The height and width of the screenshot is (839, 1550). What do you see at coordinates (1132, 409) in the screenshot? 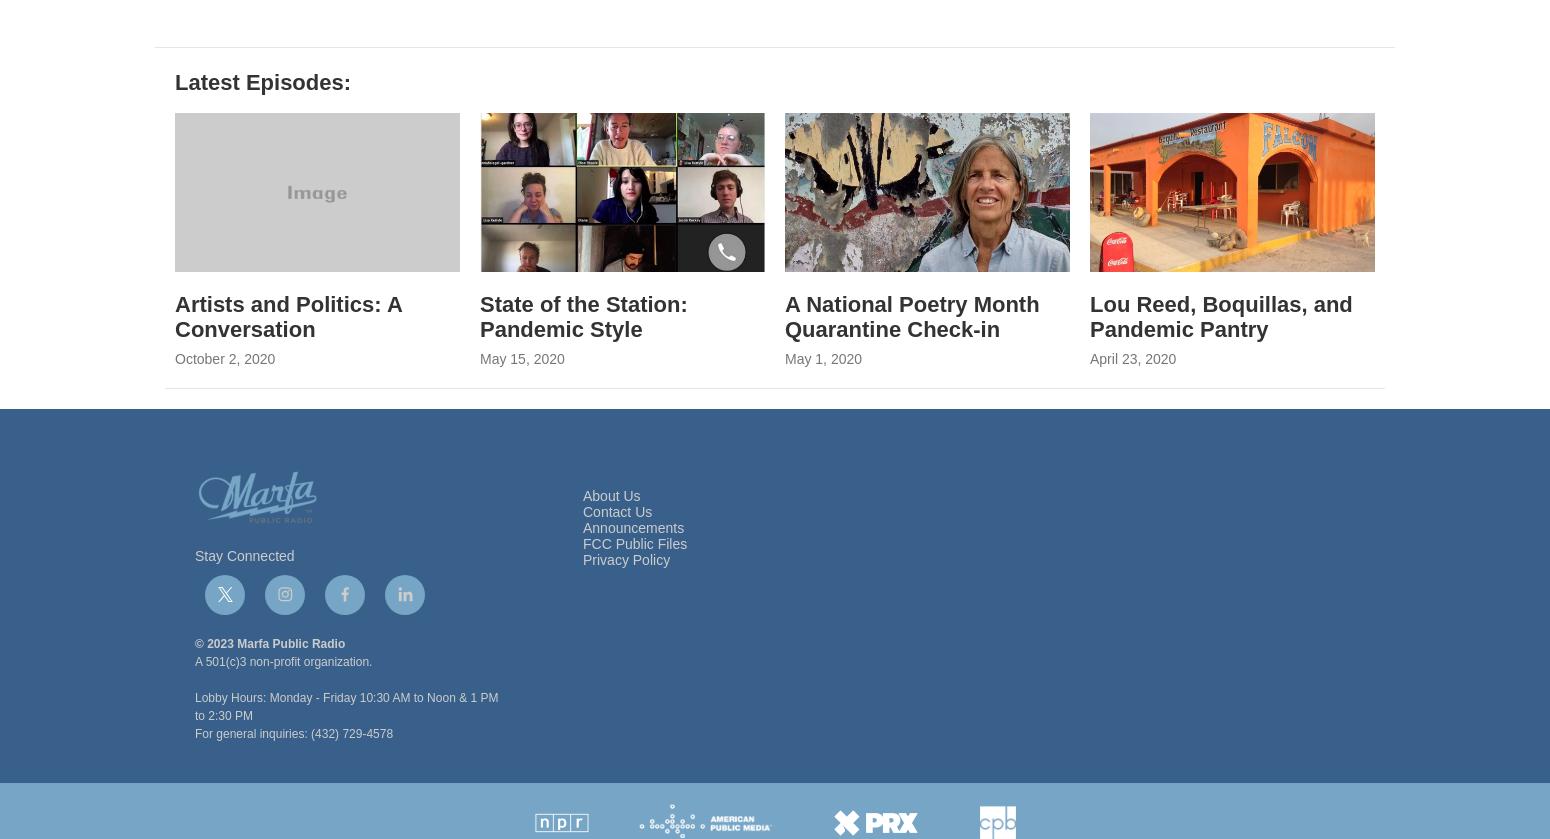
I see `'April 23, 2020'` at bounding box center [1132, 409].